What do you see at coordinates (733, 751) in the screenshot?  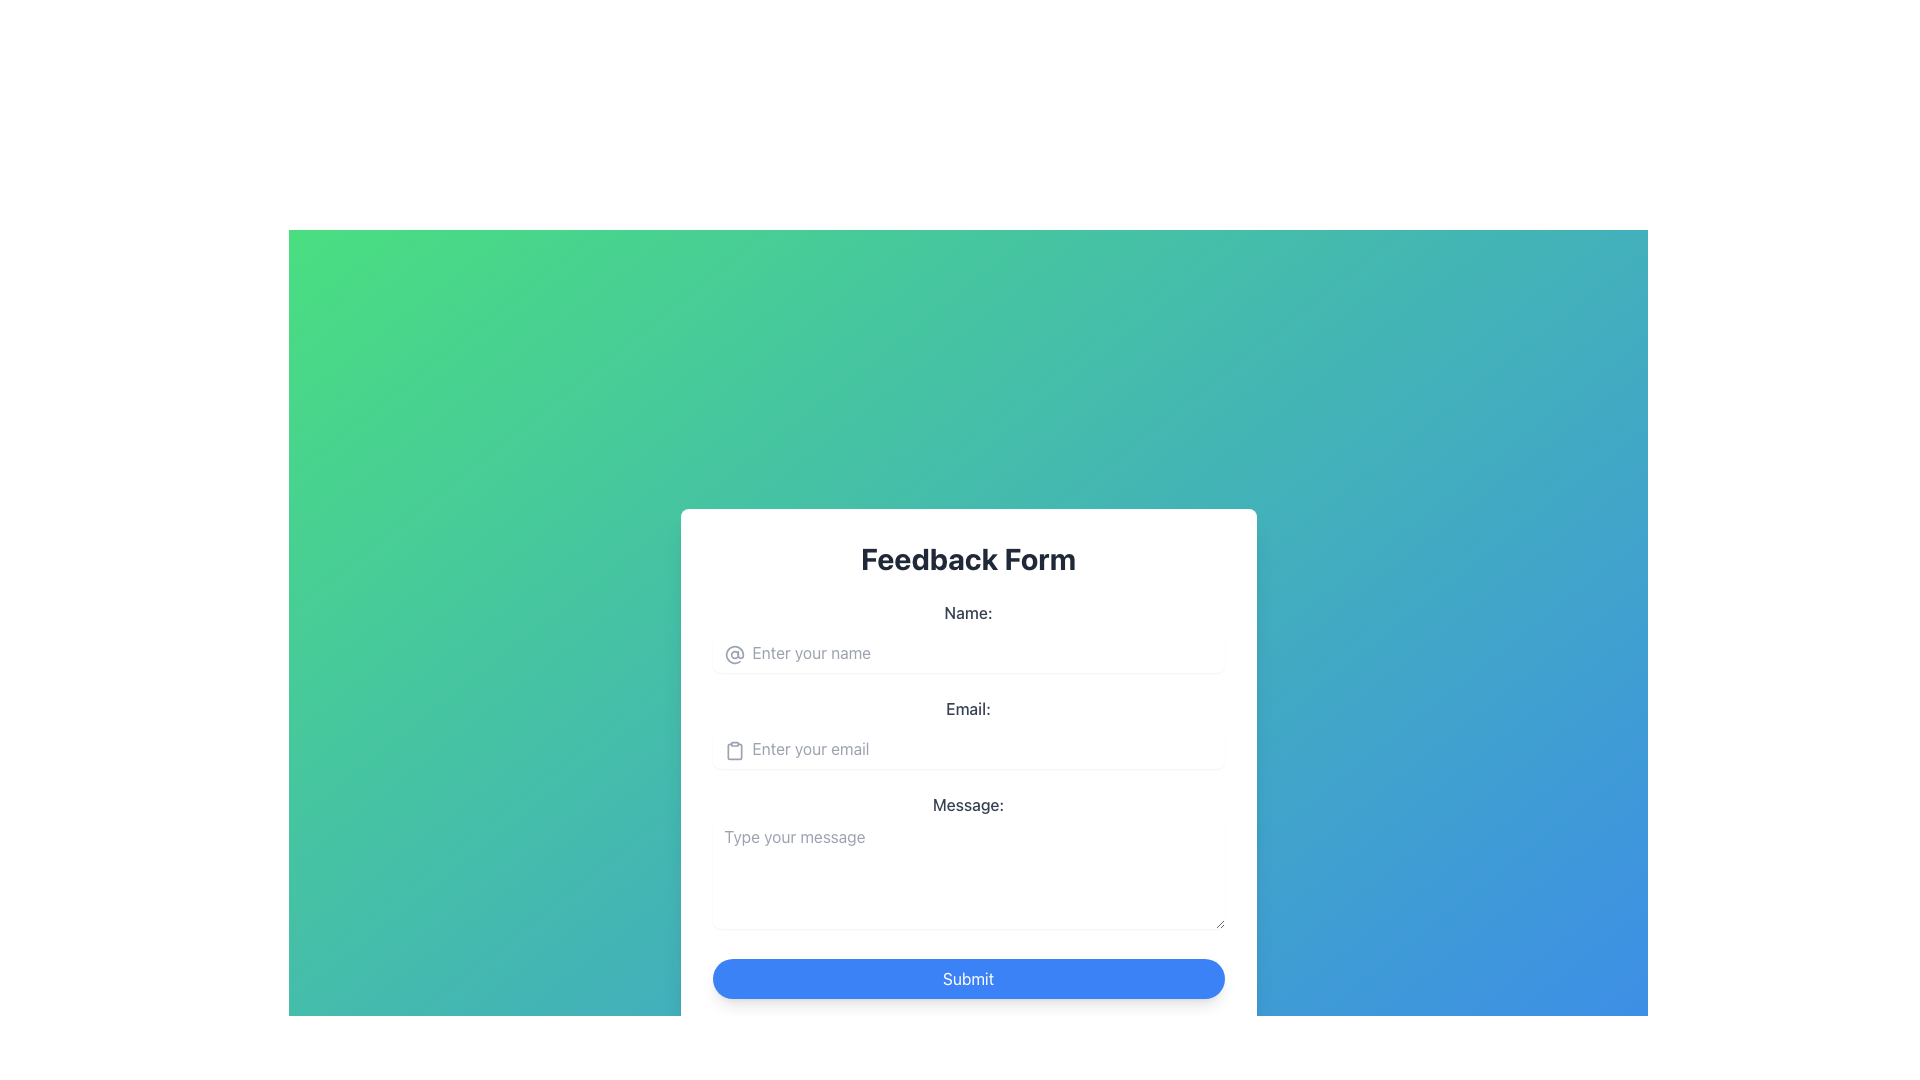 I see `the clipboard icon located in the email input section, which is styled with a thin black outline` at bounding box center [733, 751].